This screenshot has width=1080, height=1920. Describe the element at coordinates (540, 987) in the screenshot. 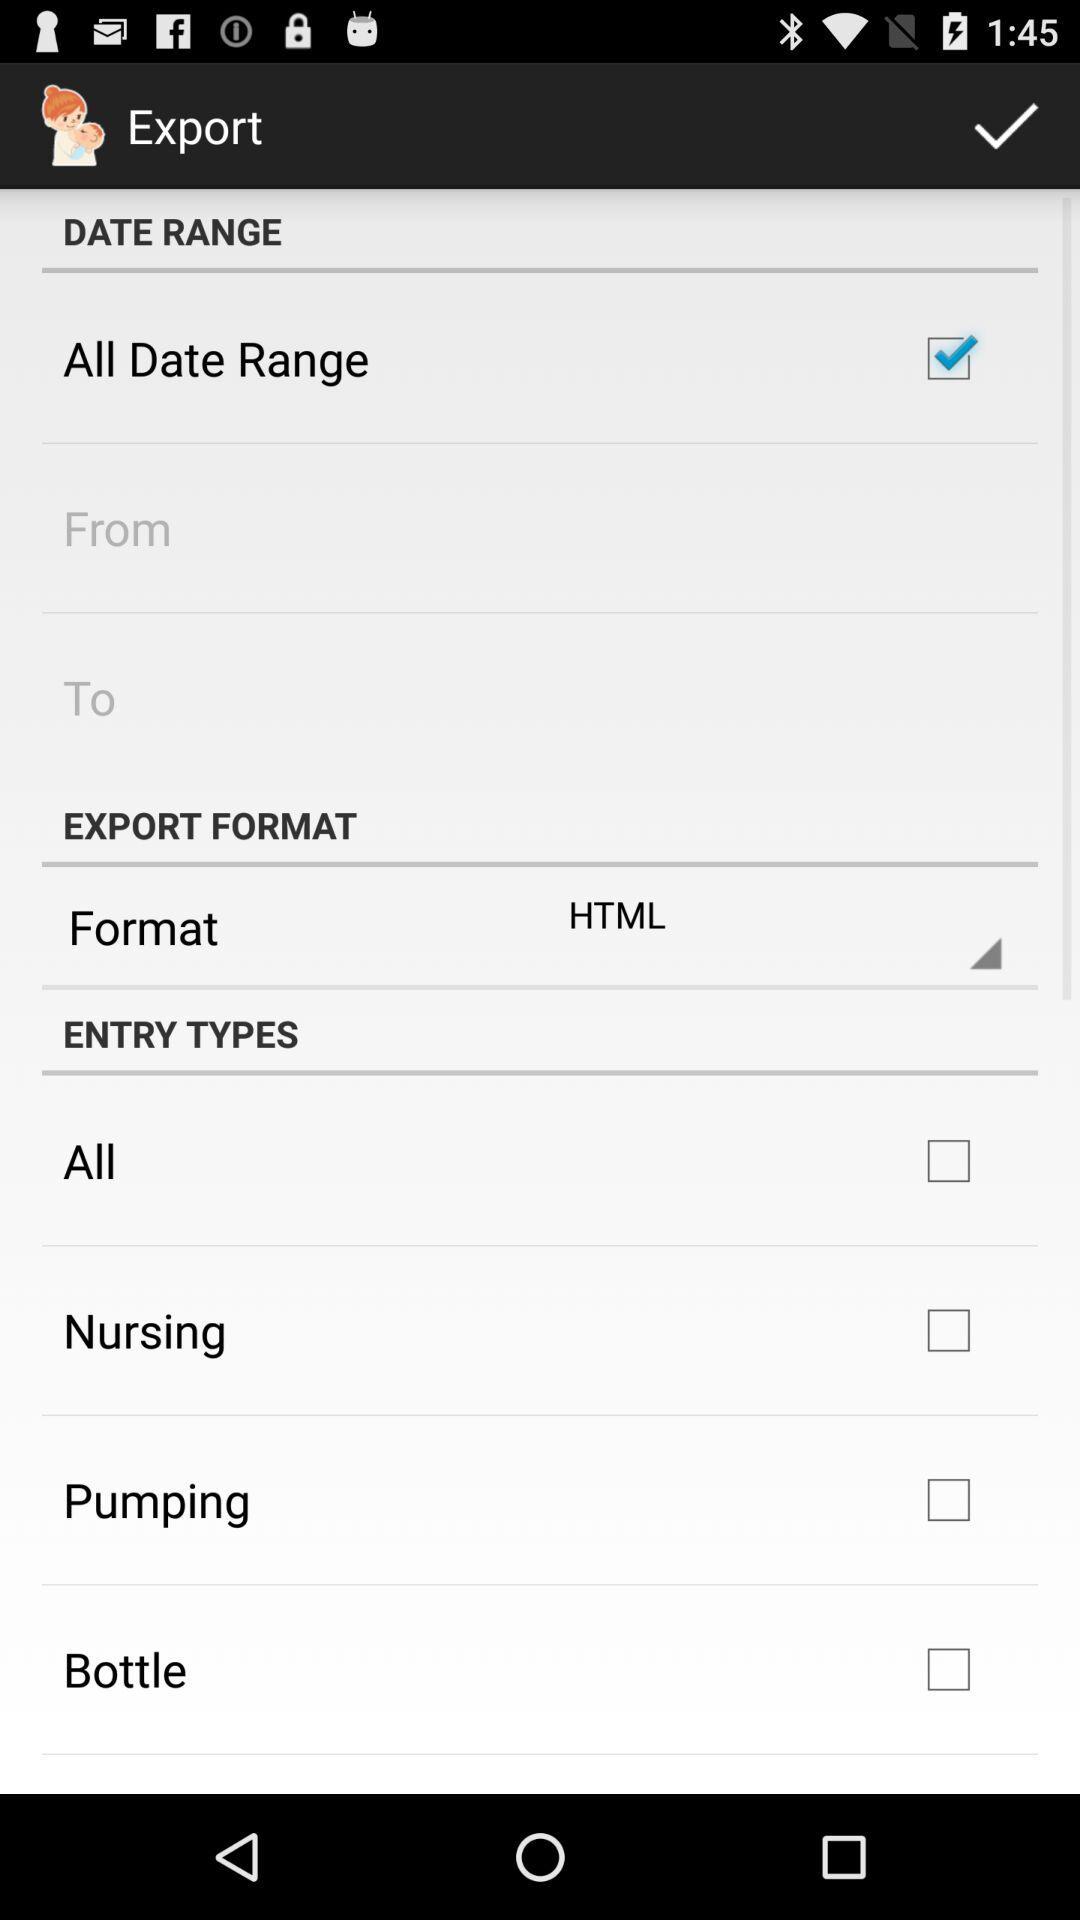

I see `icon above entry types item` at that location.